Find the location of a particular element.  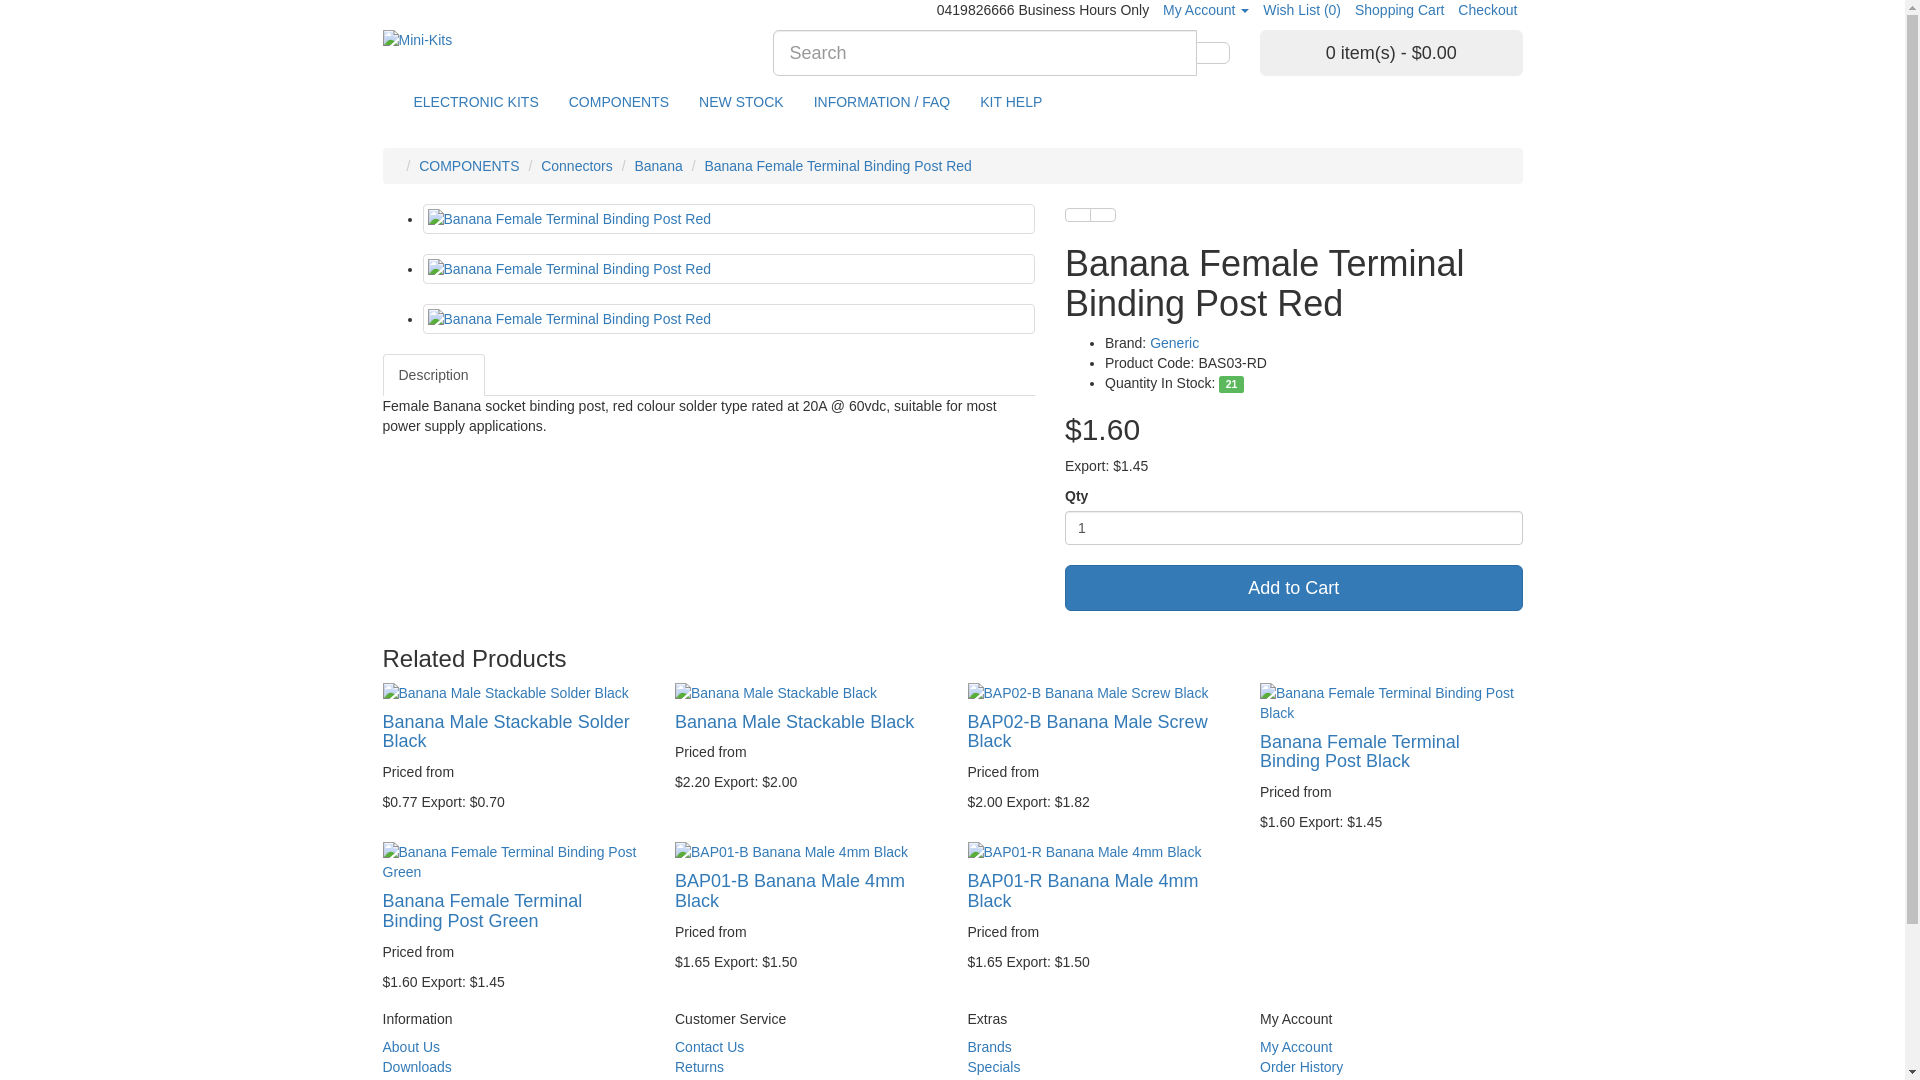

'BAP02-B Banana Male Screw Black' is located at coordinates (1098, 692).